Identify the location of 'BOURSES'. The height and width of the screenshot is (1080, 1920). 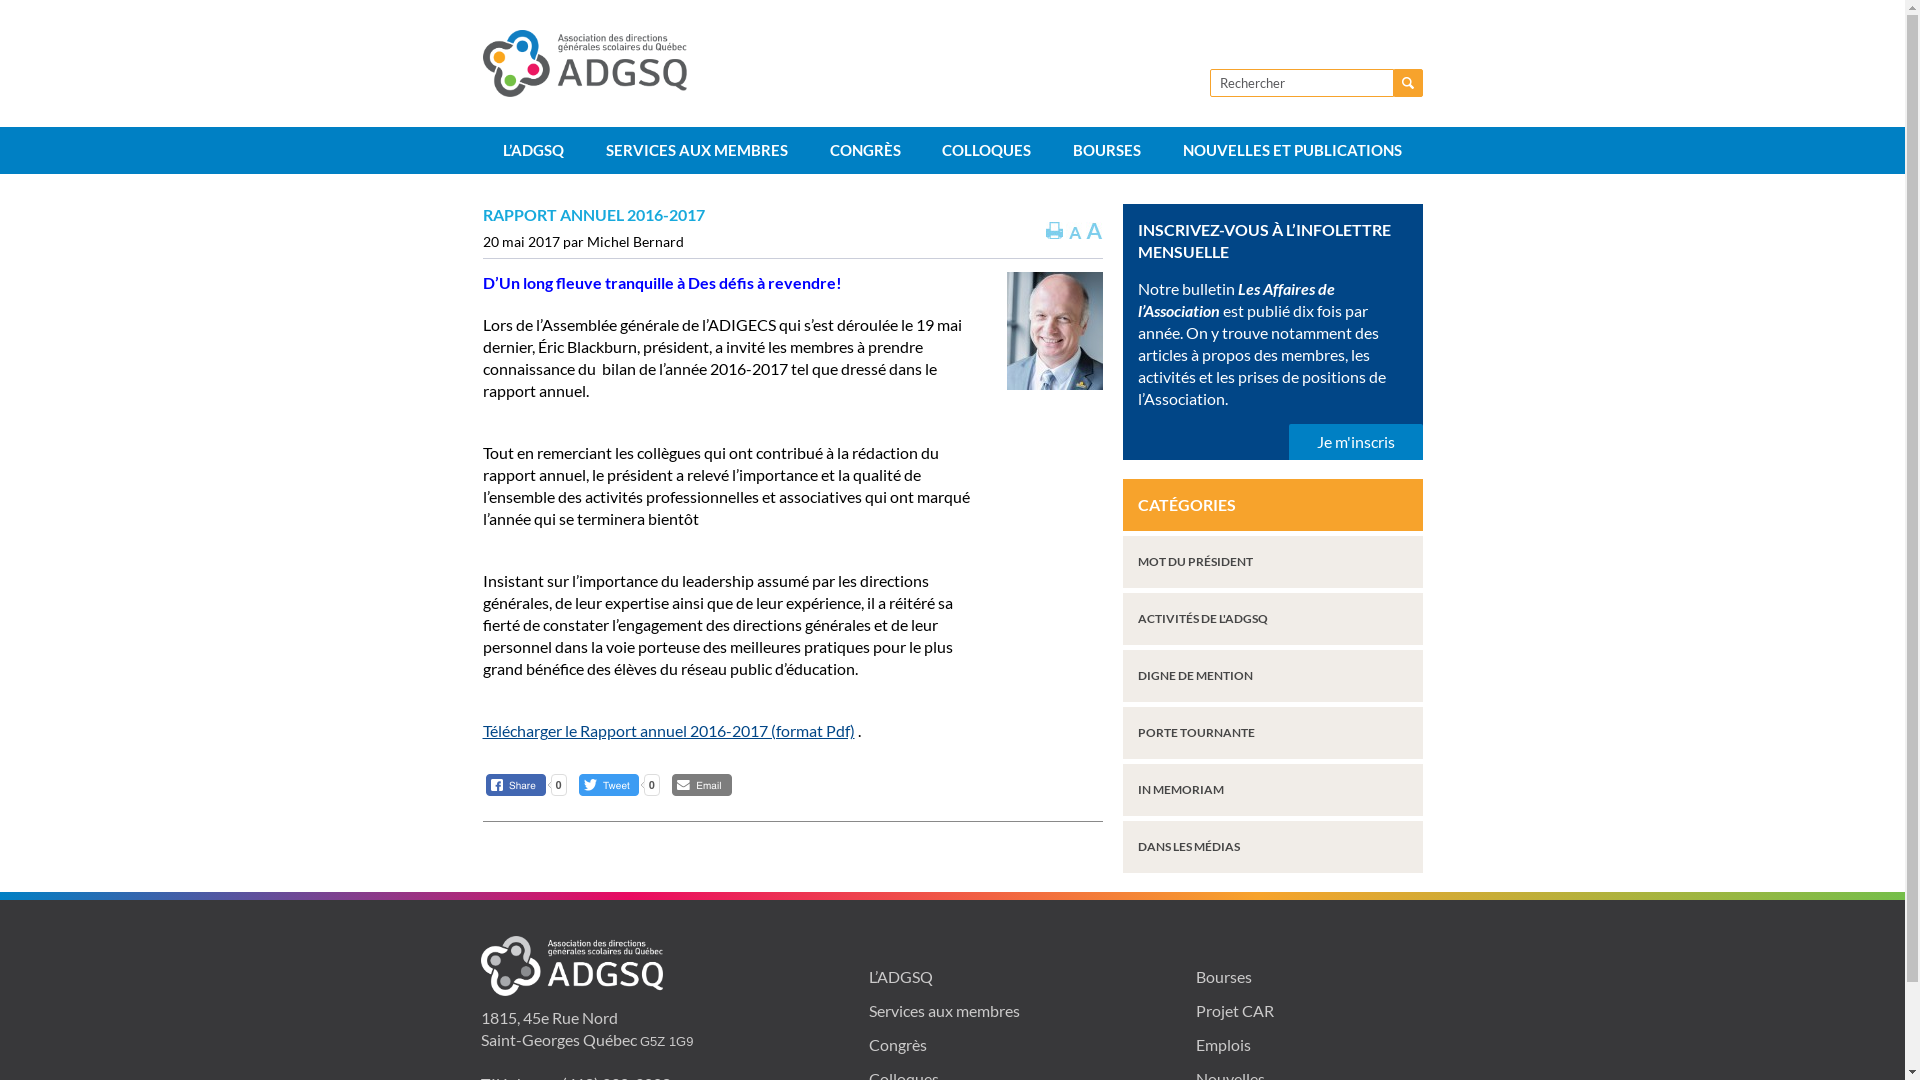
(1106, 149).